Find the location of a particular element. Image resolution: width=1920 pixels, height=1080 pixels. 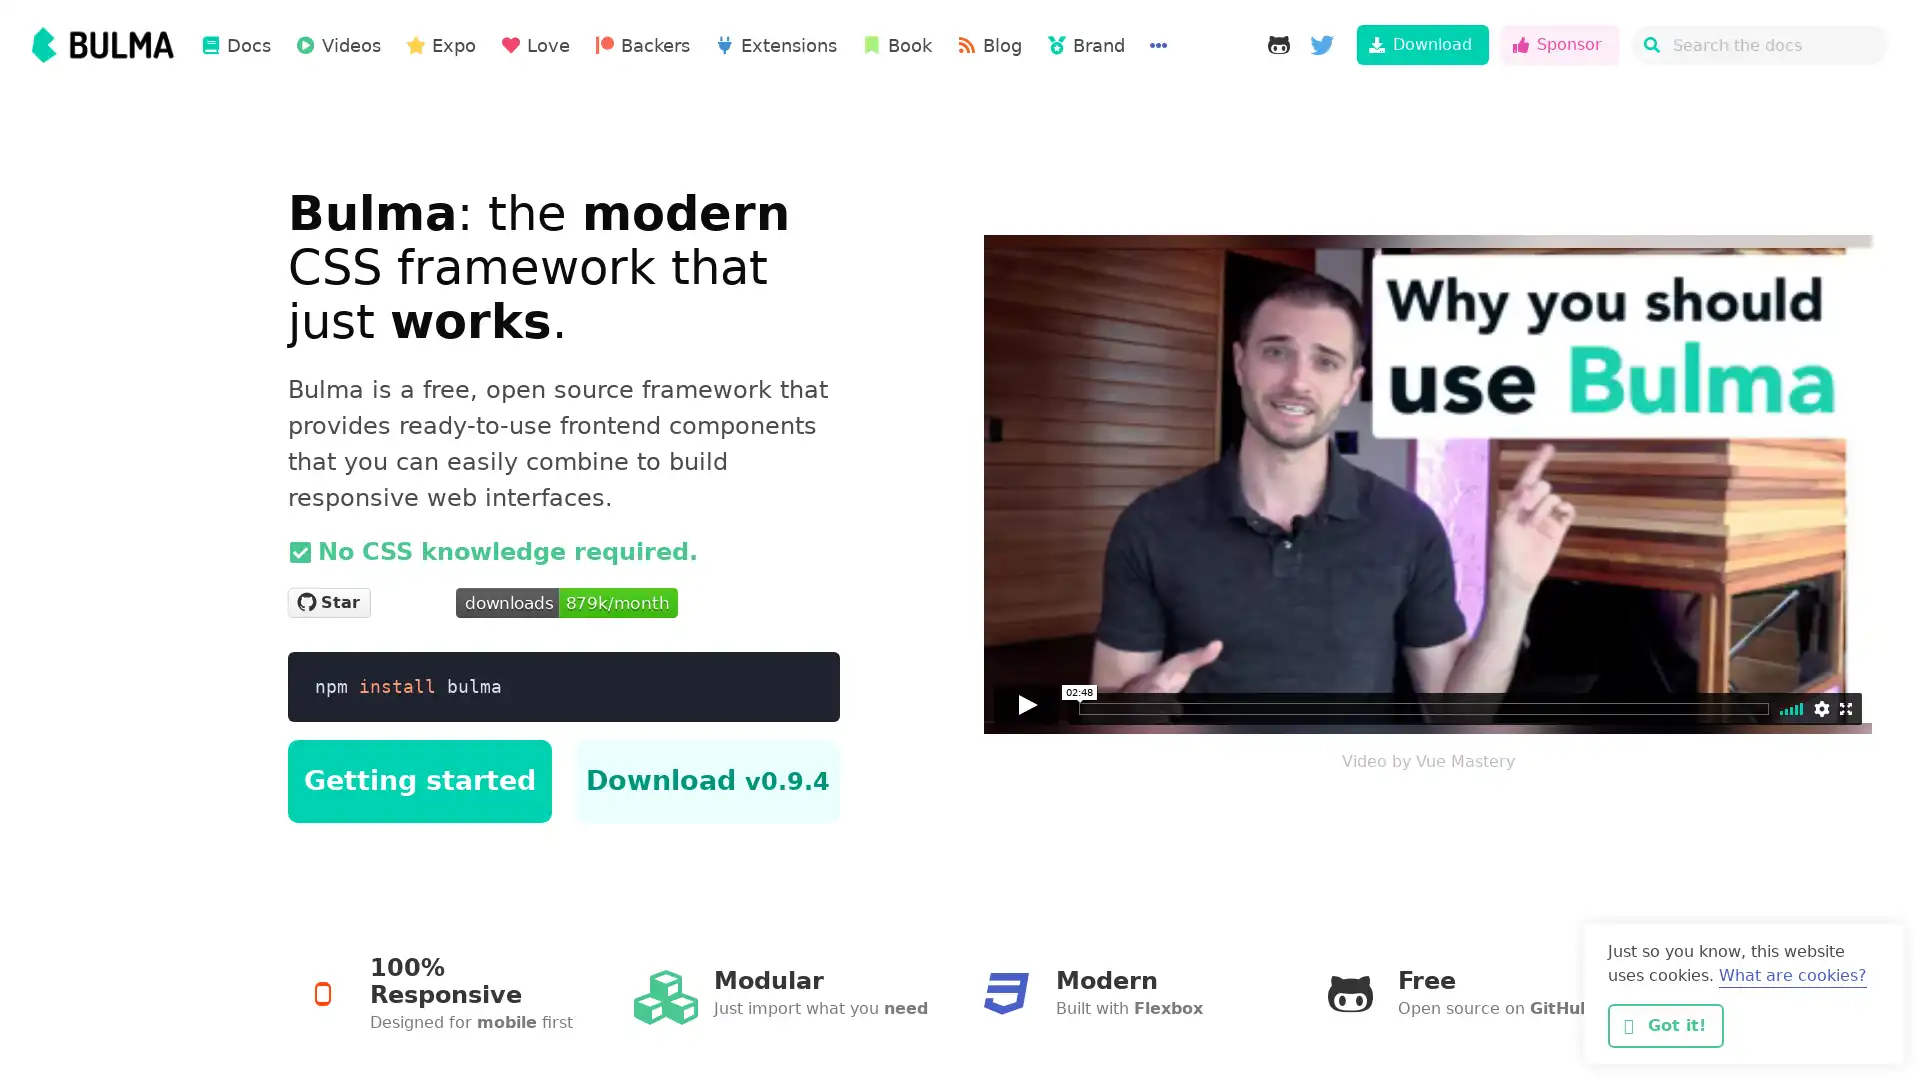

dismiss cookie message is located at coordinates (1665, 1026).